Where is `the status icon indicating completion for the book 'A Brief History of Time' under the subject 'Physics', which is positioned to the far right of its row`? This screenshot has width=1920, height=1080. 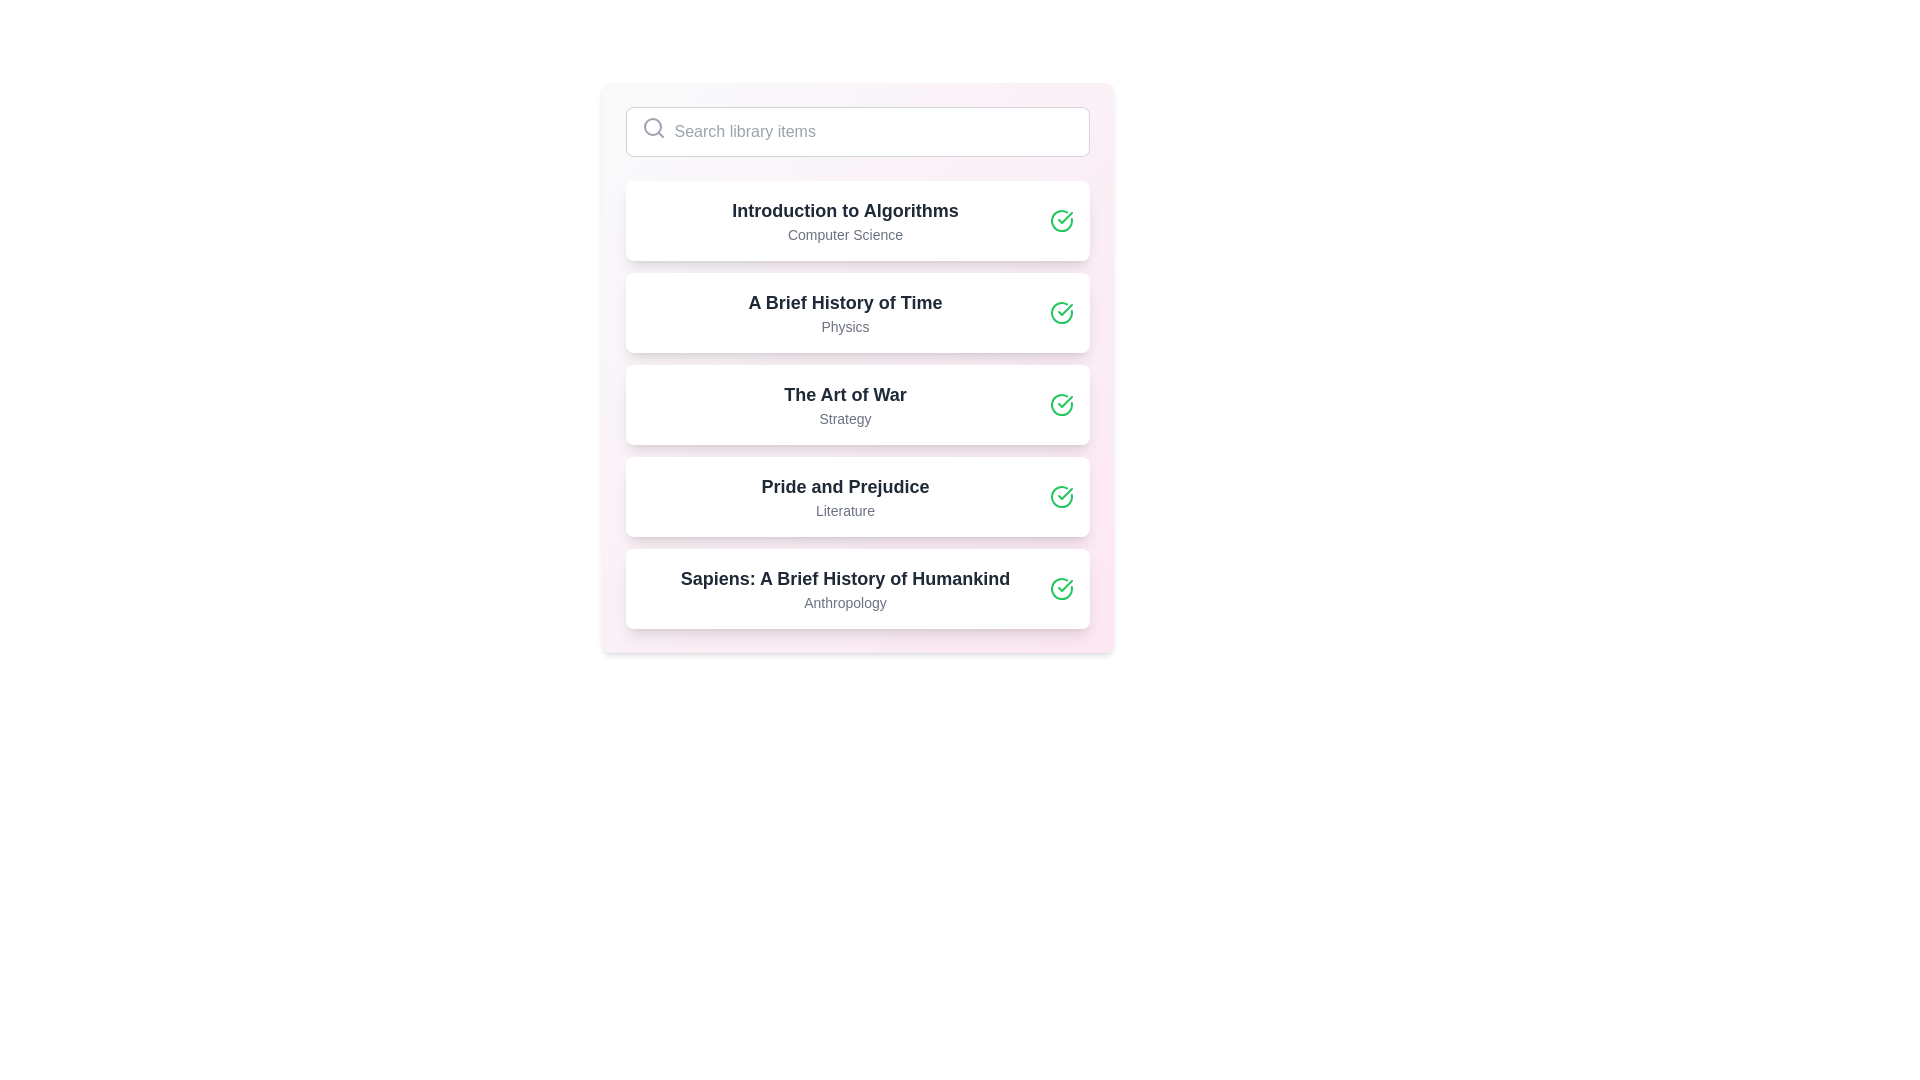
the status icon indicating completion for the book 'A Brief History of Time' under the subject 'Physics', which is positioned to the far right of its row is located at coordinates (1064, 309).